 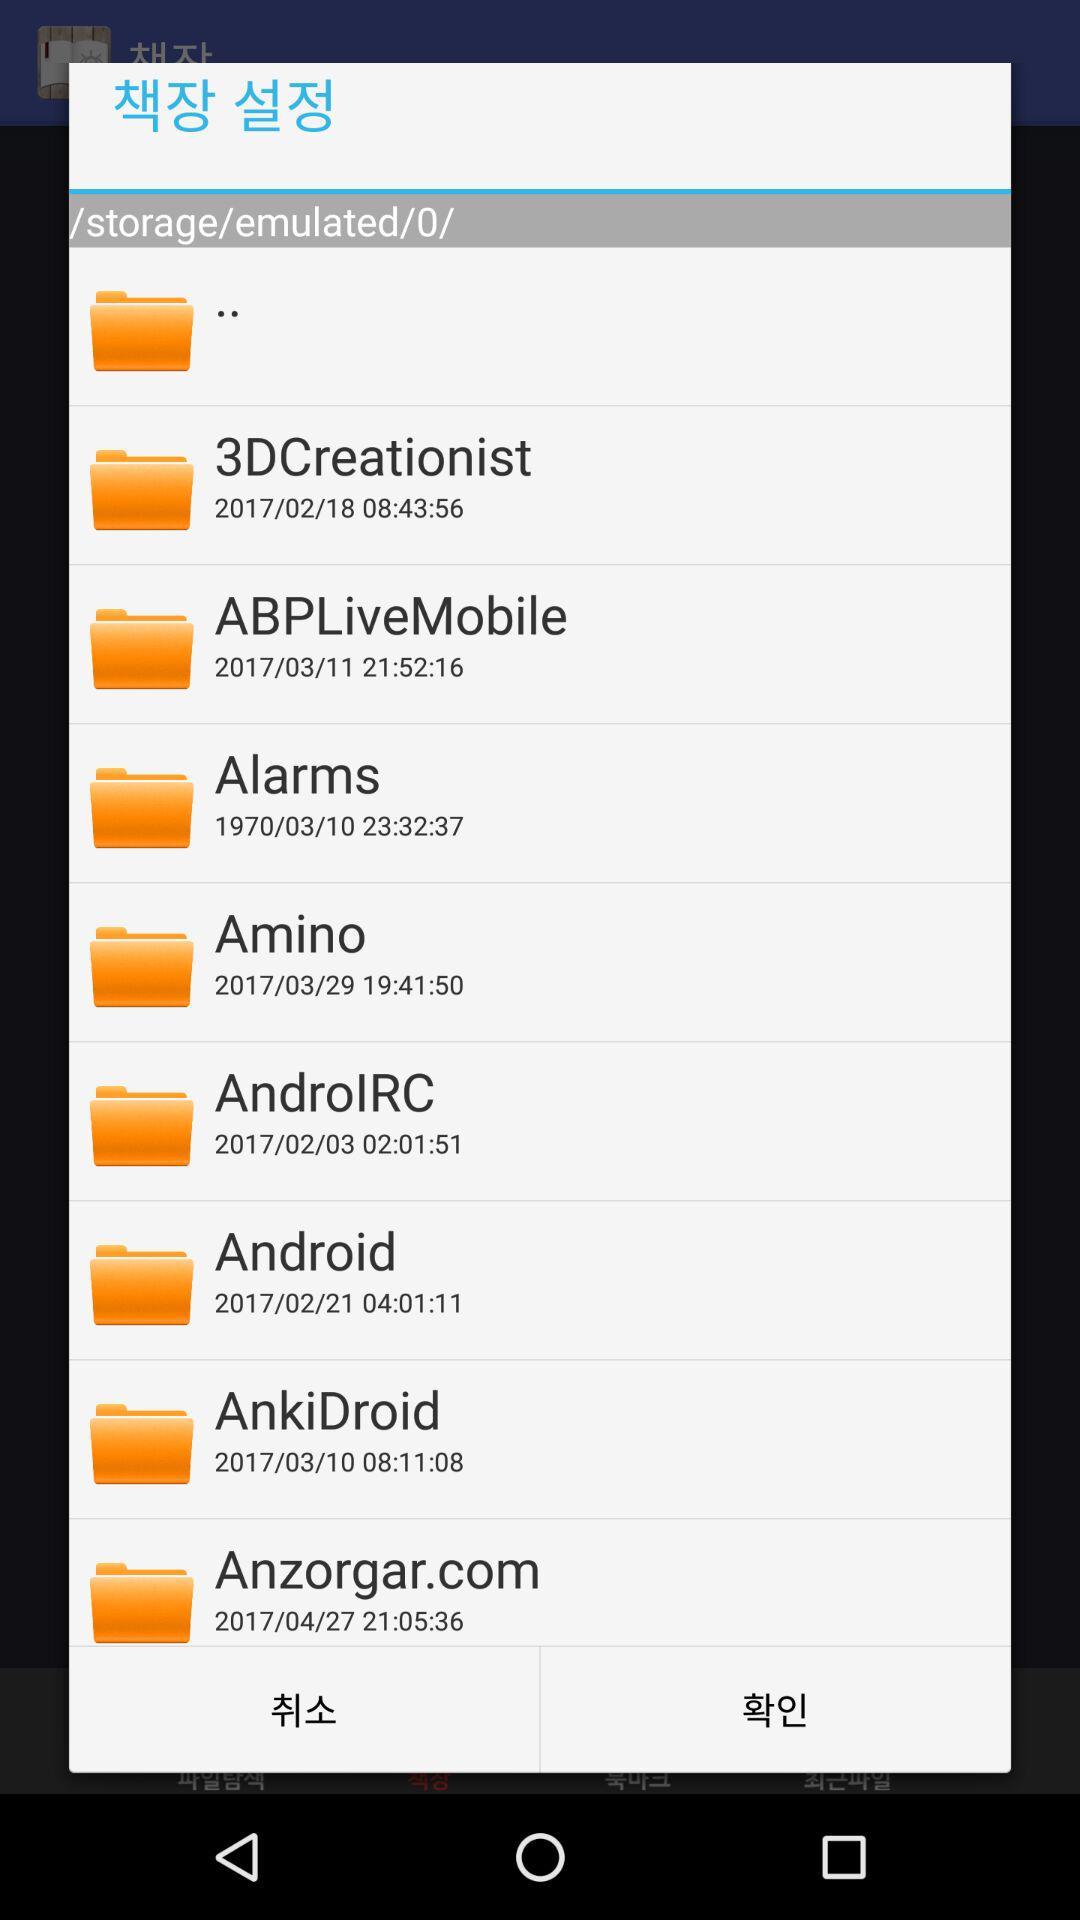 What do you see at coordinates (598, 453) in the screenshot?
I see `the icon above 2017 02 18 item` at bounding box center [598, 453].